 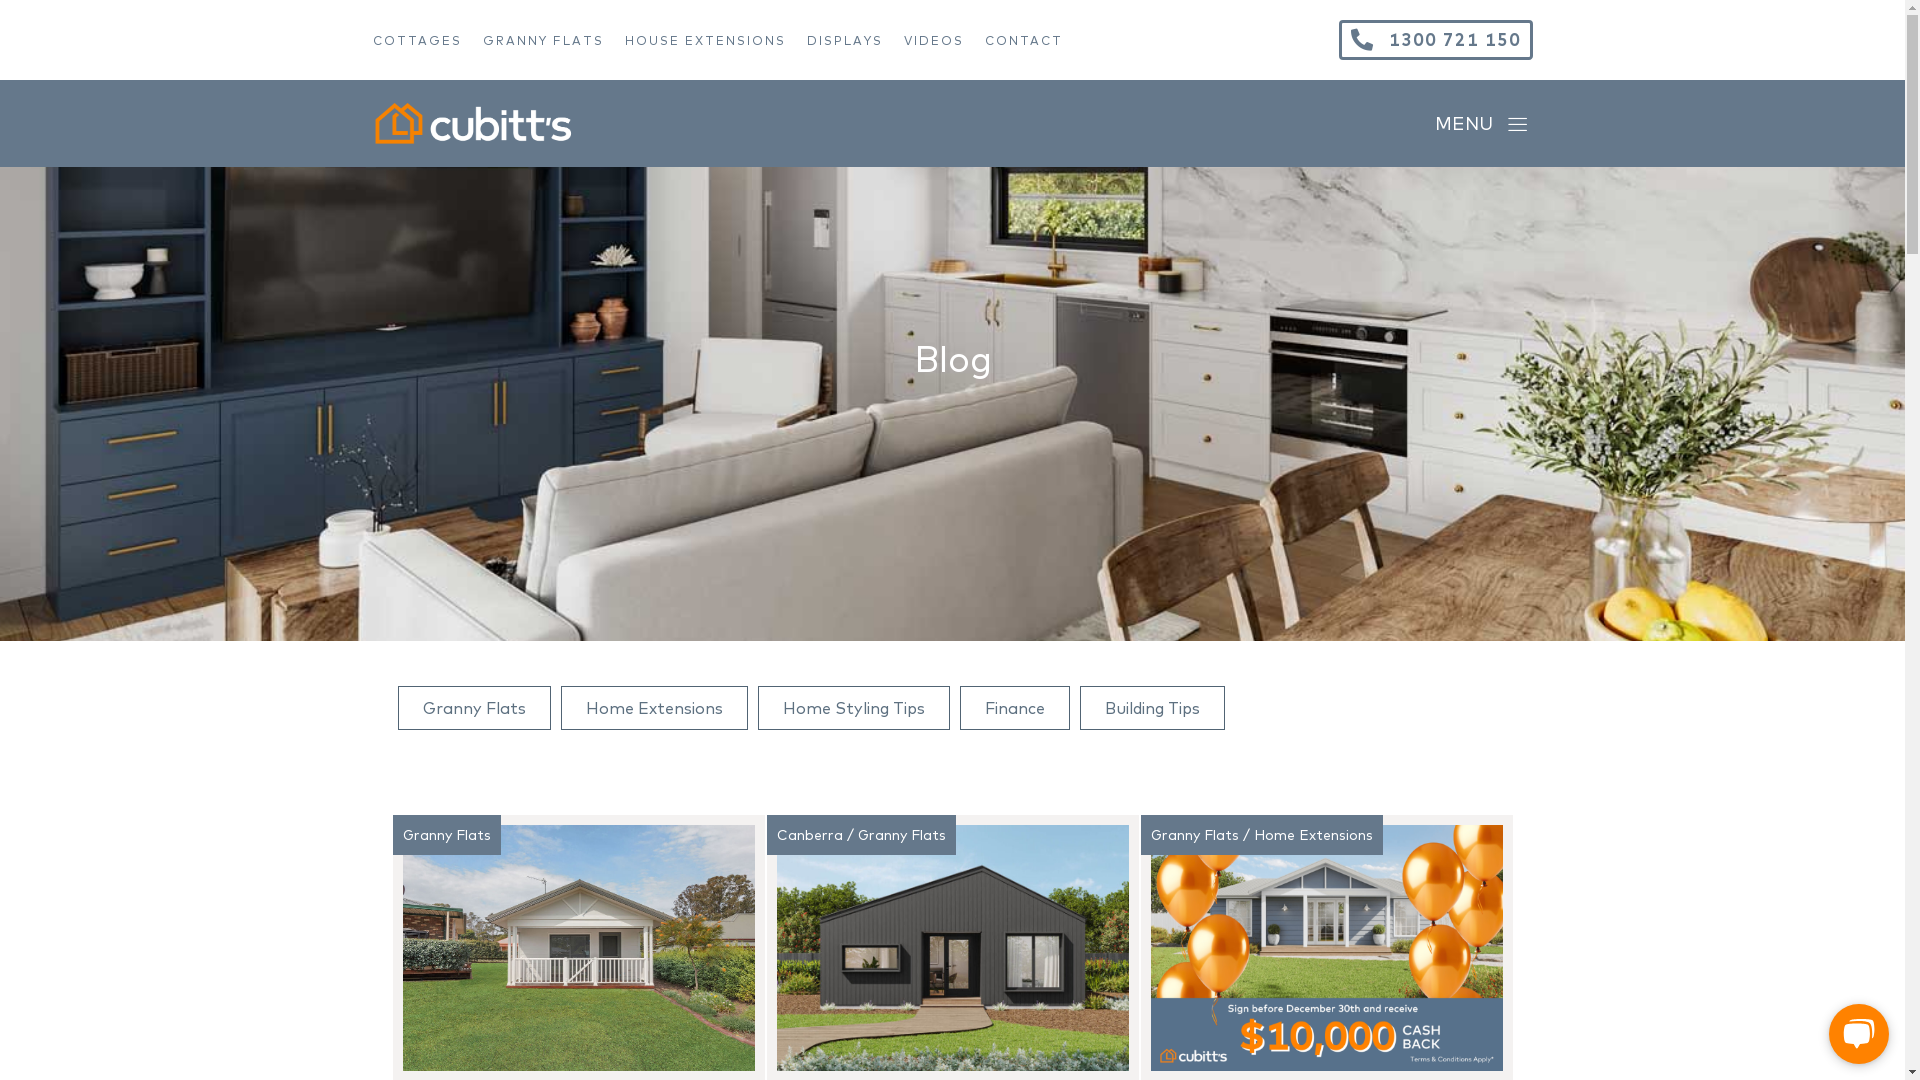 What do you see at coordinates (1434, 39) in the screenshot?
I see `'1300 721 150'` at bounding box center [1434, 39].